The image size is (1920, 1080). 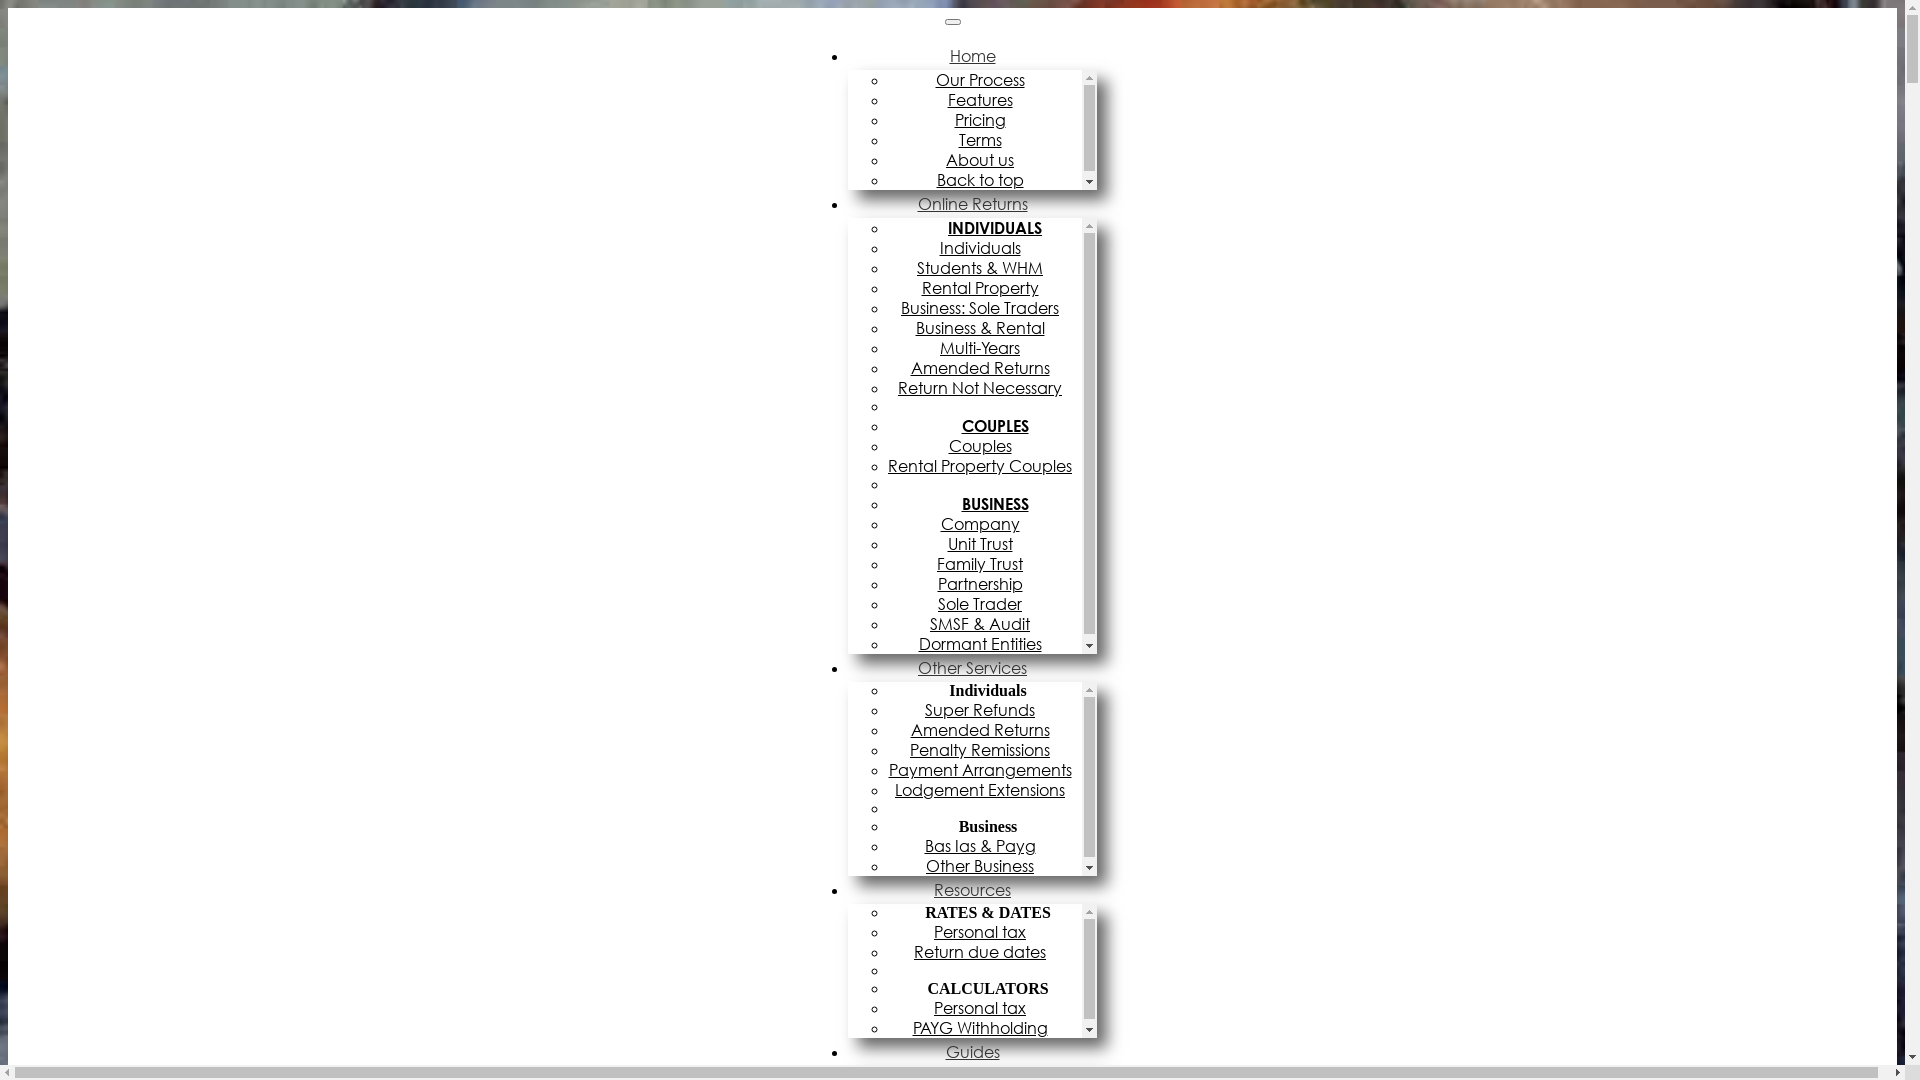 I want to click on 'Company', so click(x=984, y=523).